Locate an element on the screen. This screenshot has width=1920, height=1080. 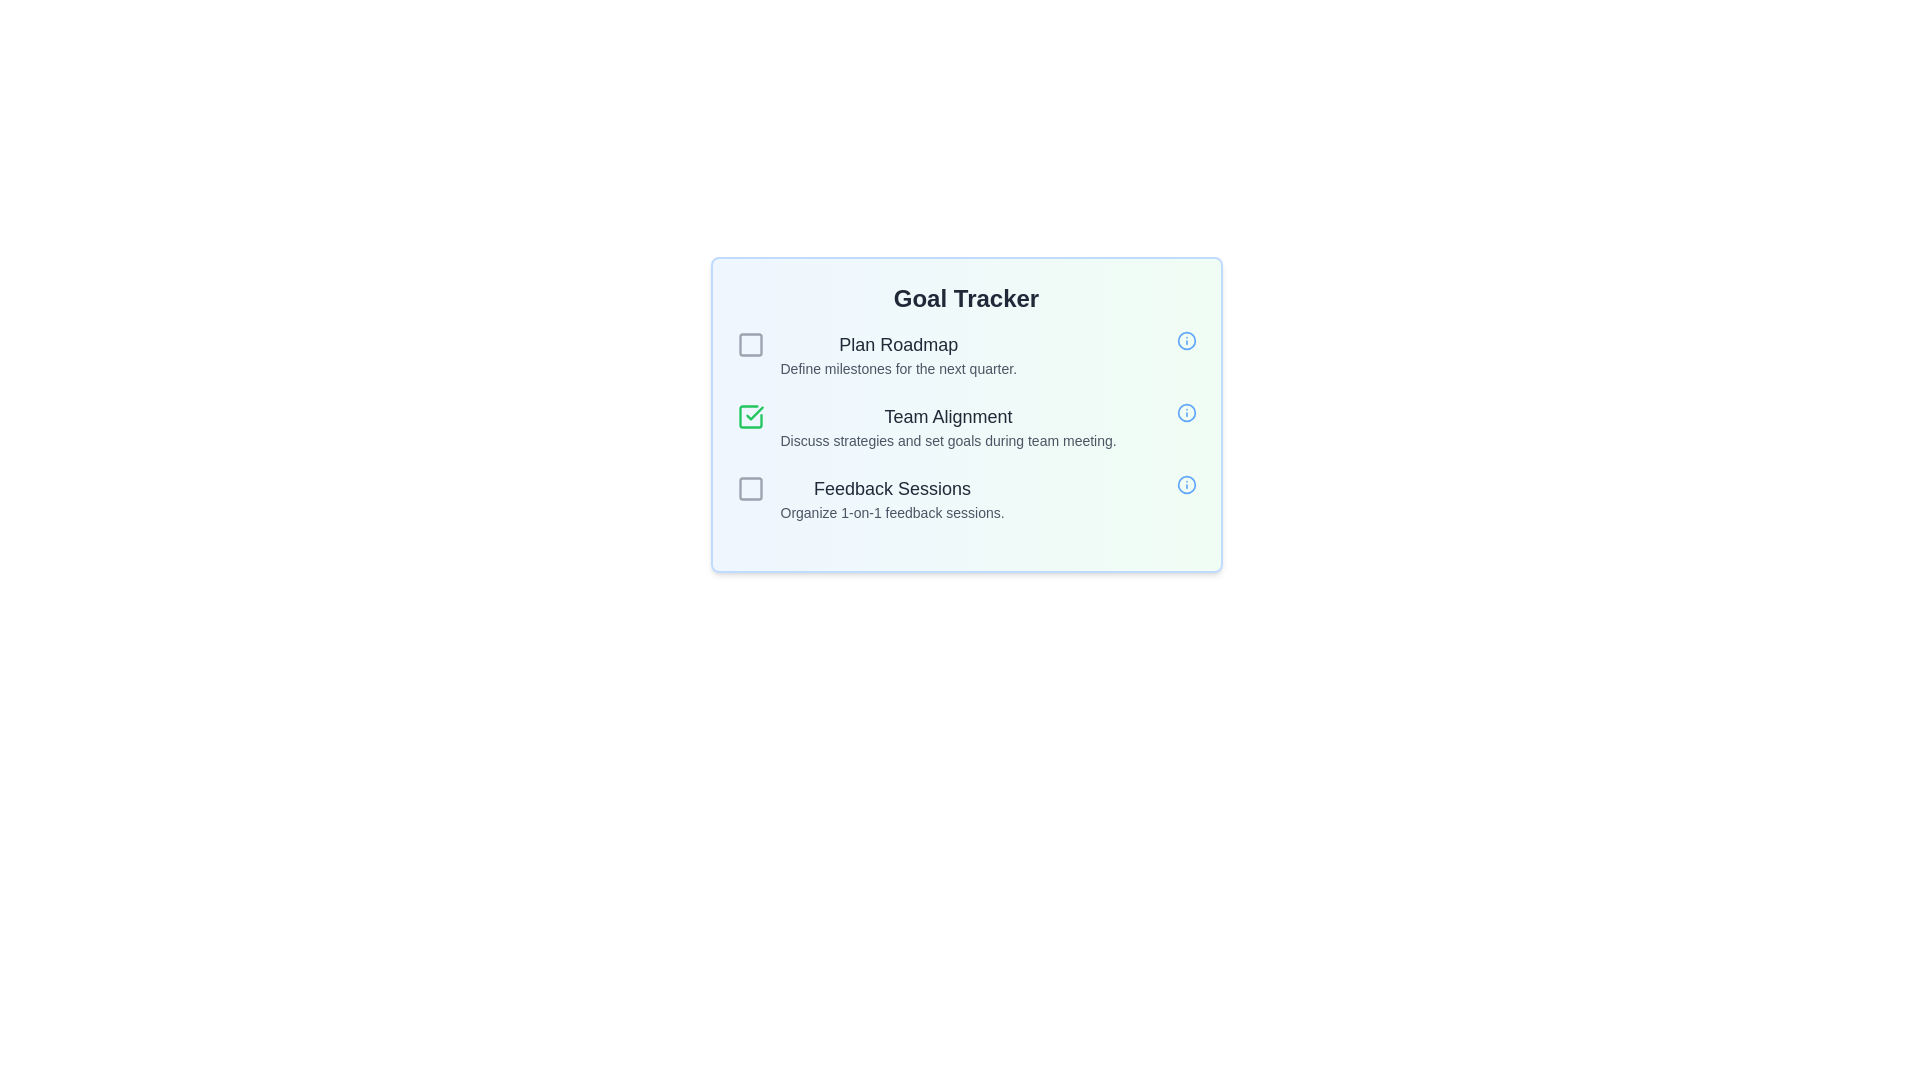
the third circular informational icon located to the right of the 'Feedback Sessions' title and description text is located at coordinates (1186, 485).